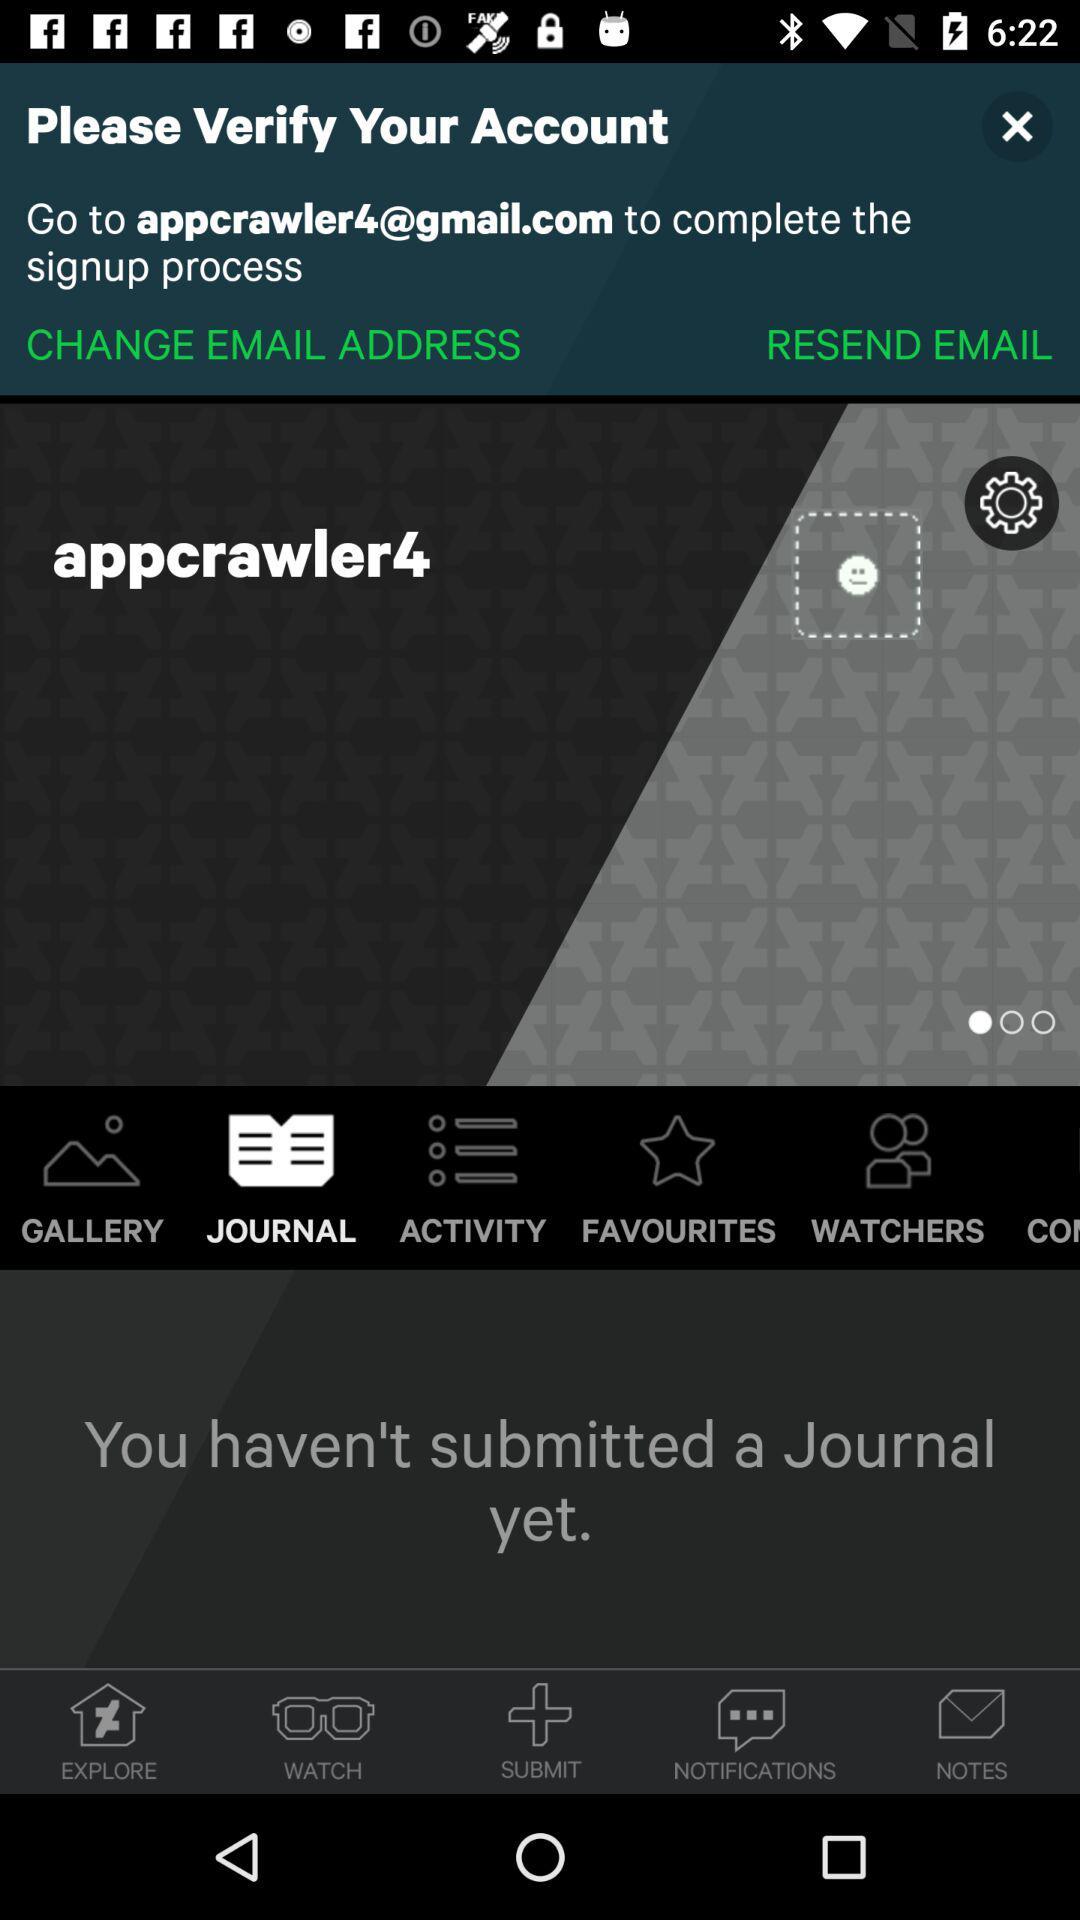 The width and height of the screenshot is (1080, 1920). I want to click on the settings icon, so click(1011, 503).